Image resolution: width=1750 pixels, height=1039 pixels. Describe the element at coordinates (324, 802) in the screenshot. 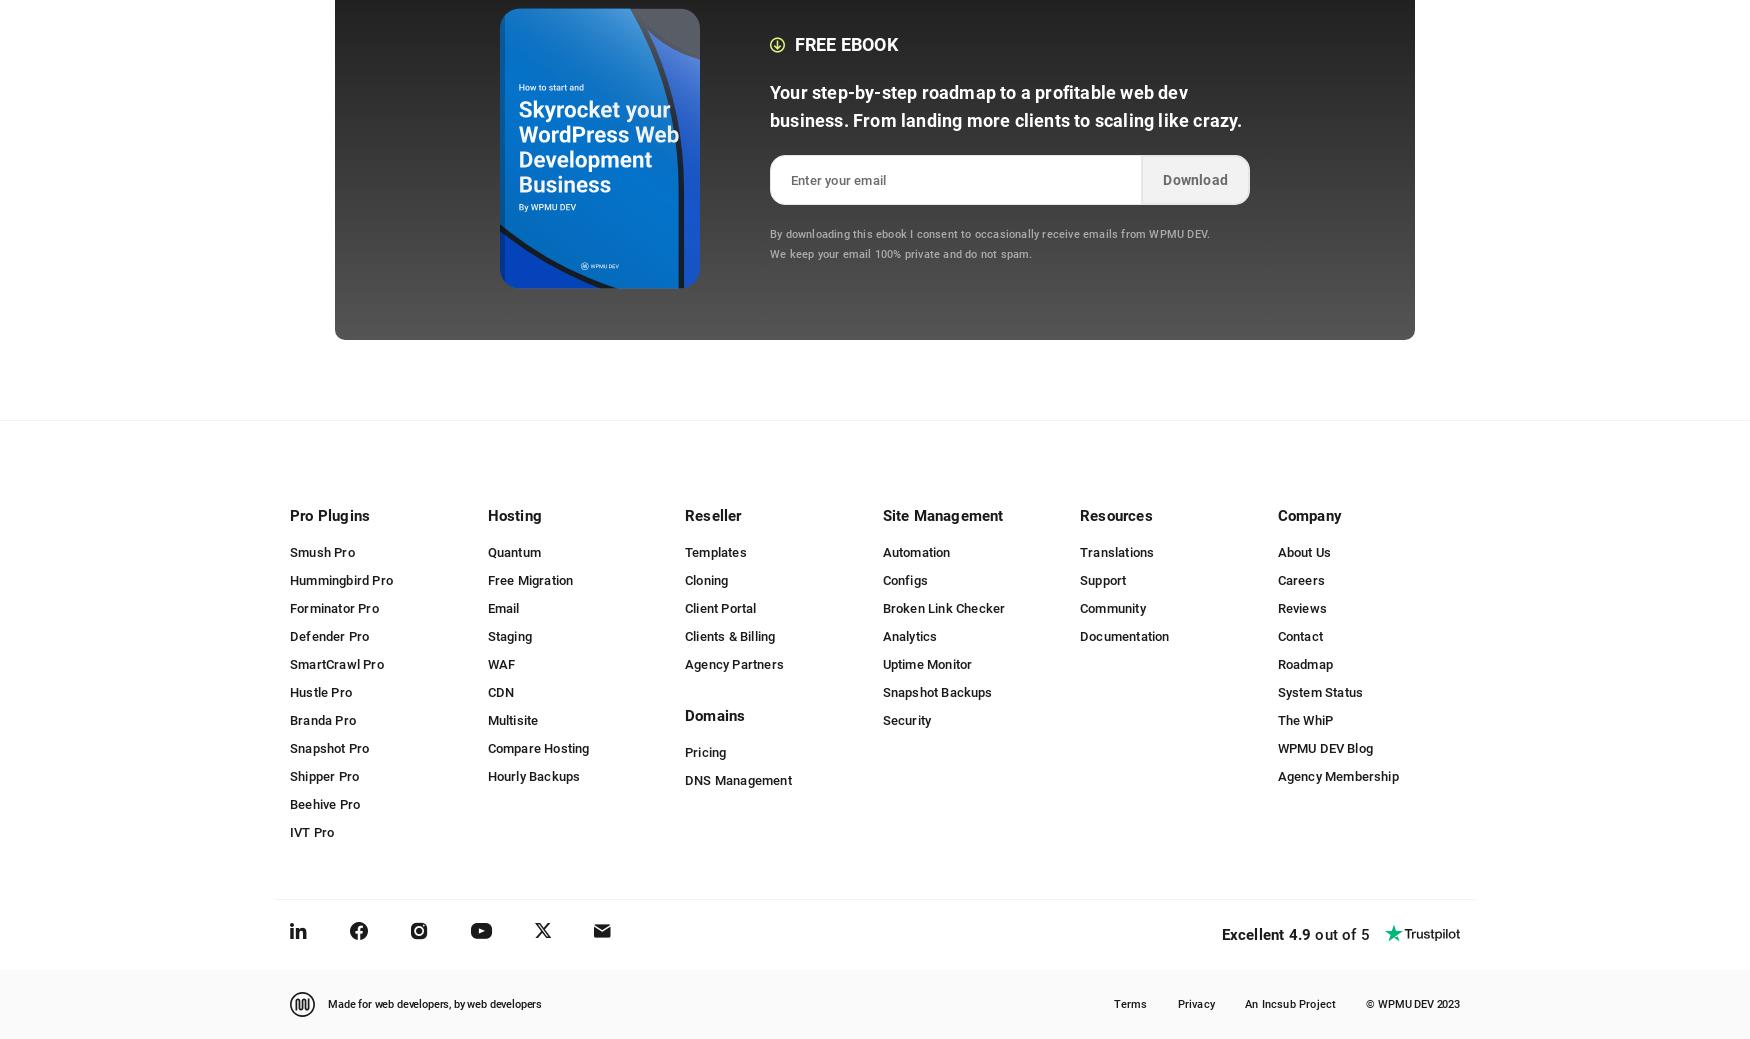

I see `'Beehive Pro'` at that location.